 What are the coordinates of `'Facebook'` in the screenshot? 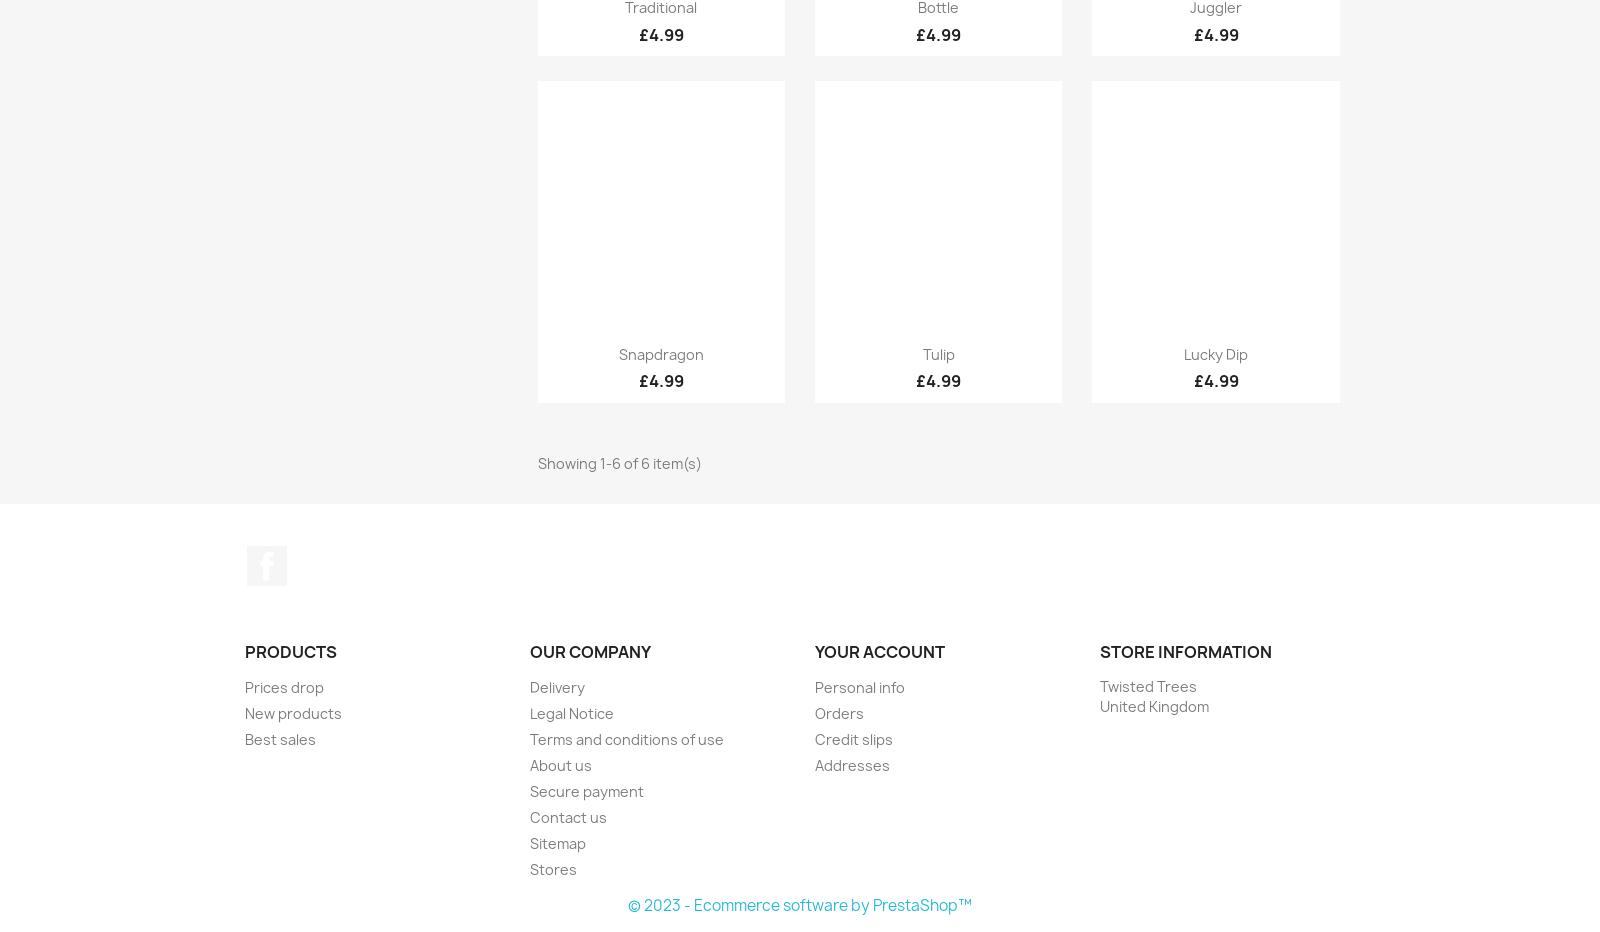 It's located at (324, 555).